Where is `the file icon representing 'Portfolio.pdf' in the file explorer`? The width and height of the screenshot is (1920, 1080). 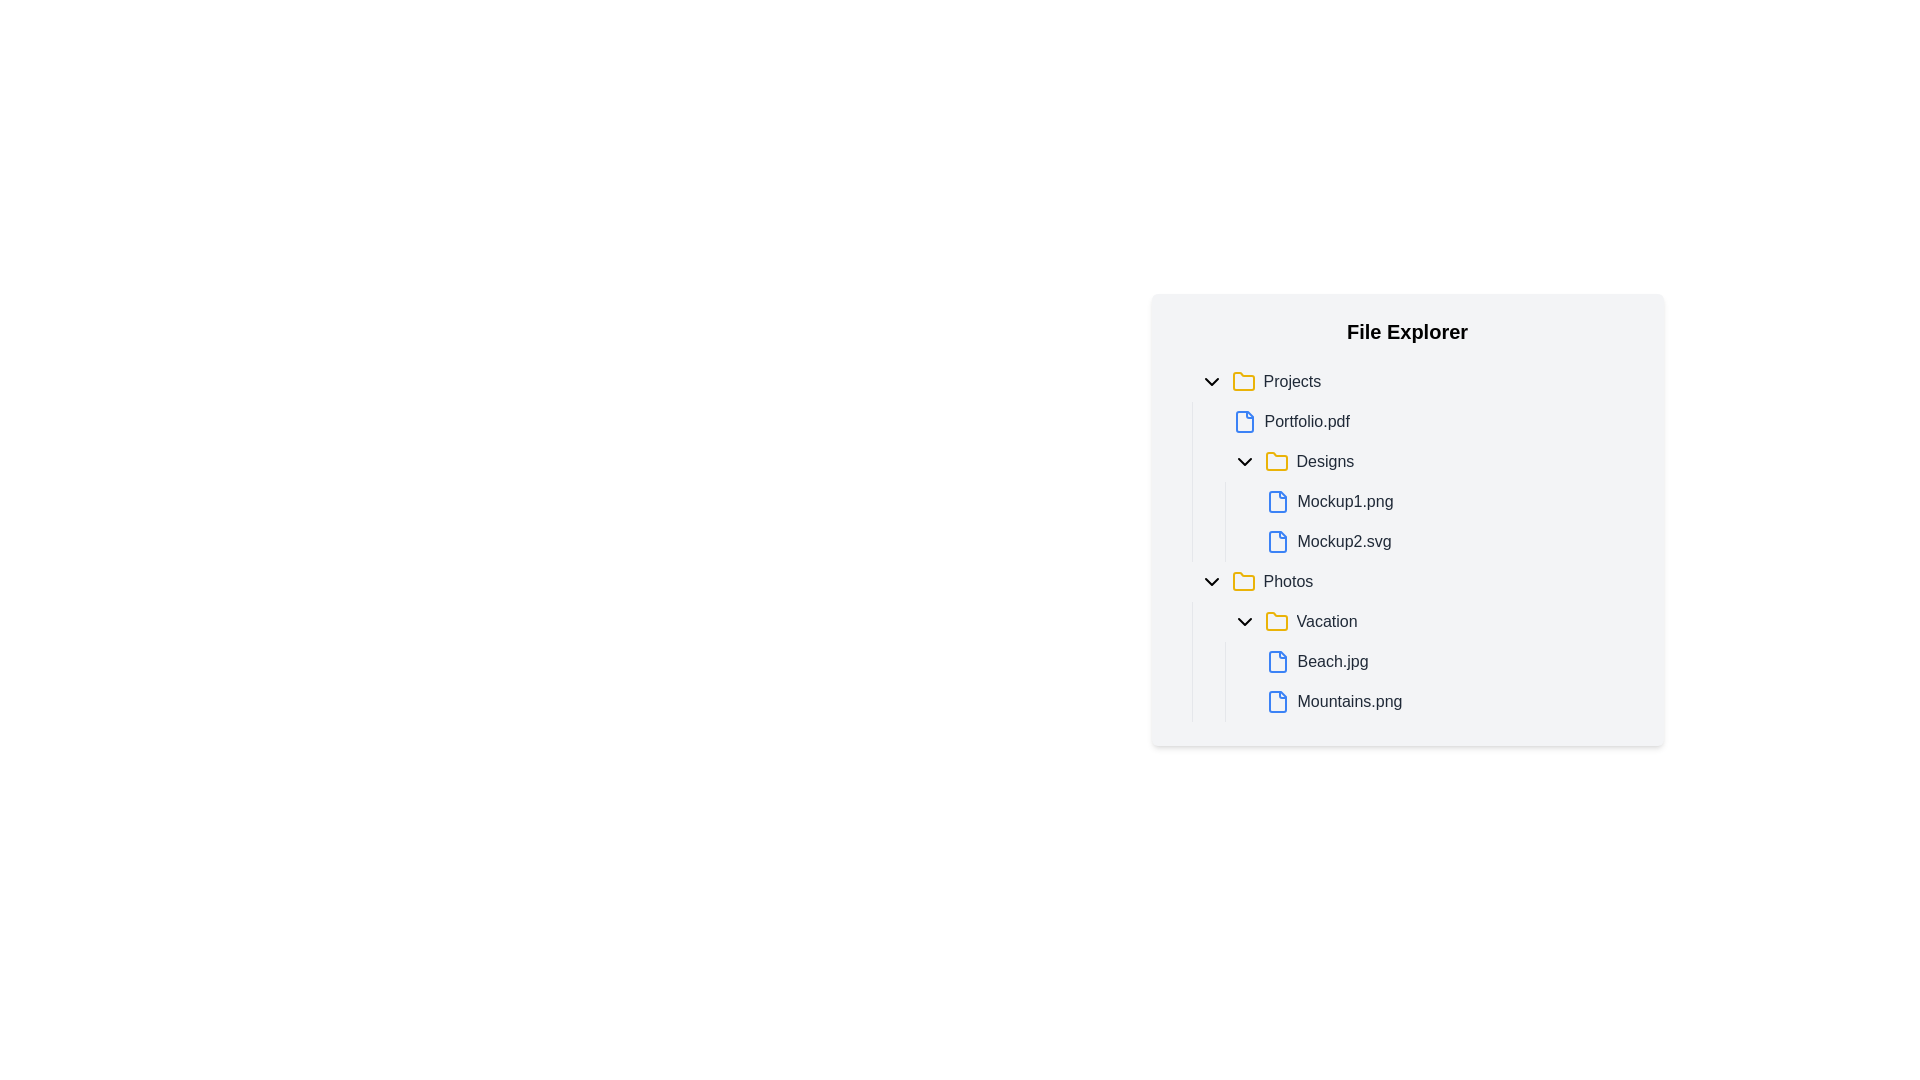 the file icon representing 'Portfolio.pdf' in the file explorer is located at coordinates (1243, 420).